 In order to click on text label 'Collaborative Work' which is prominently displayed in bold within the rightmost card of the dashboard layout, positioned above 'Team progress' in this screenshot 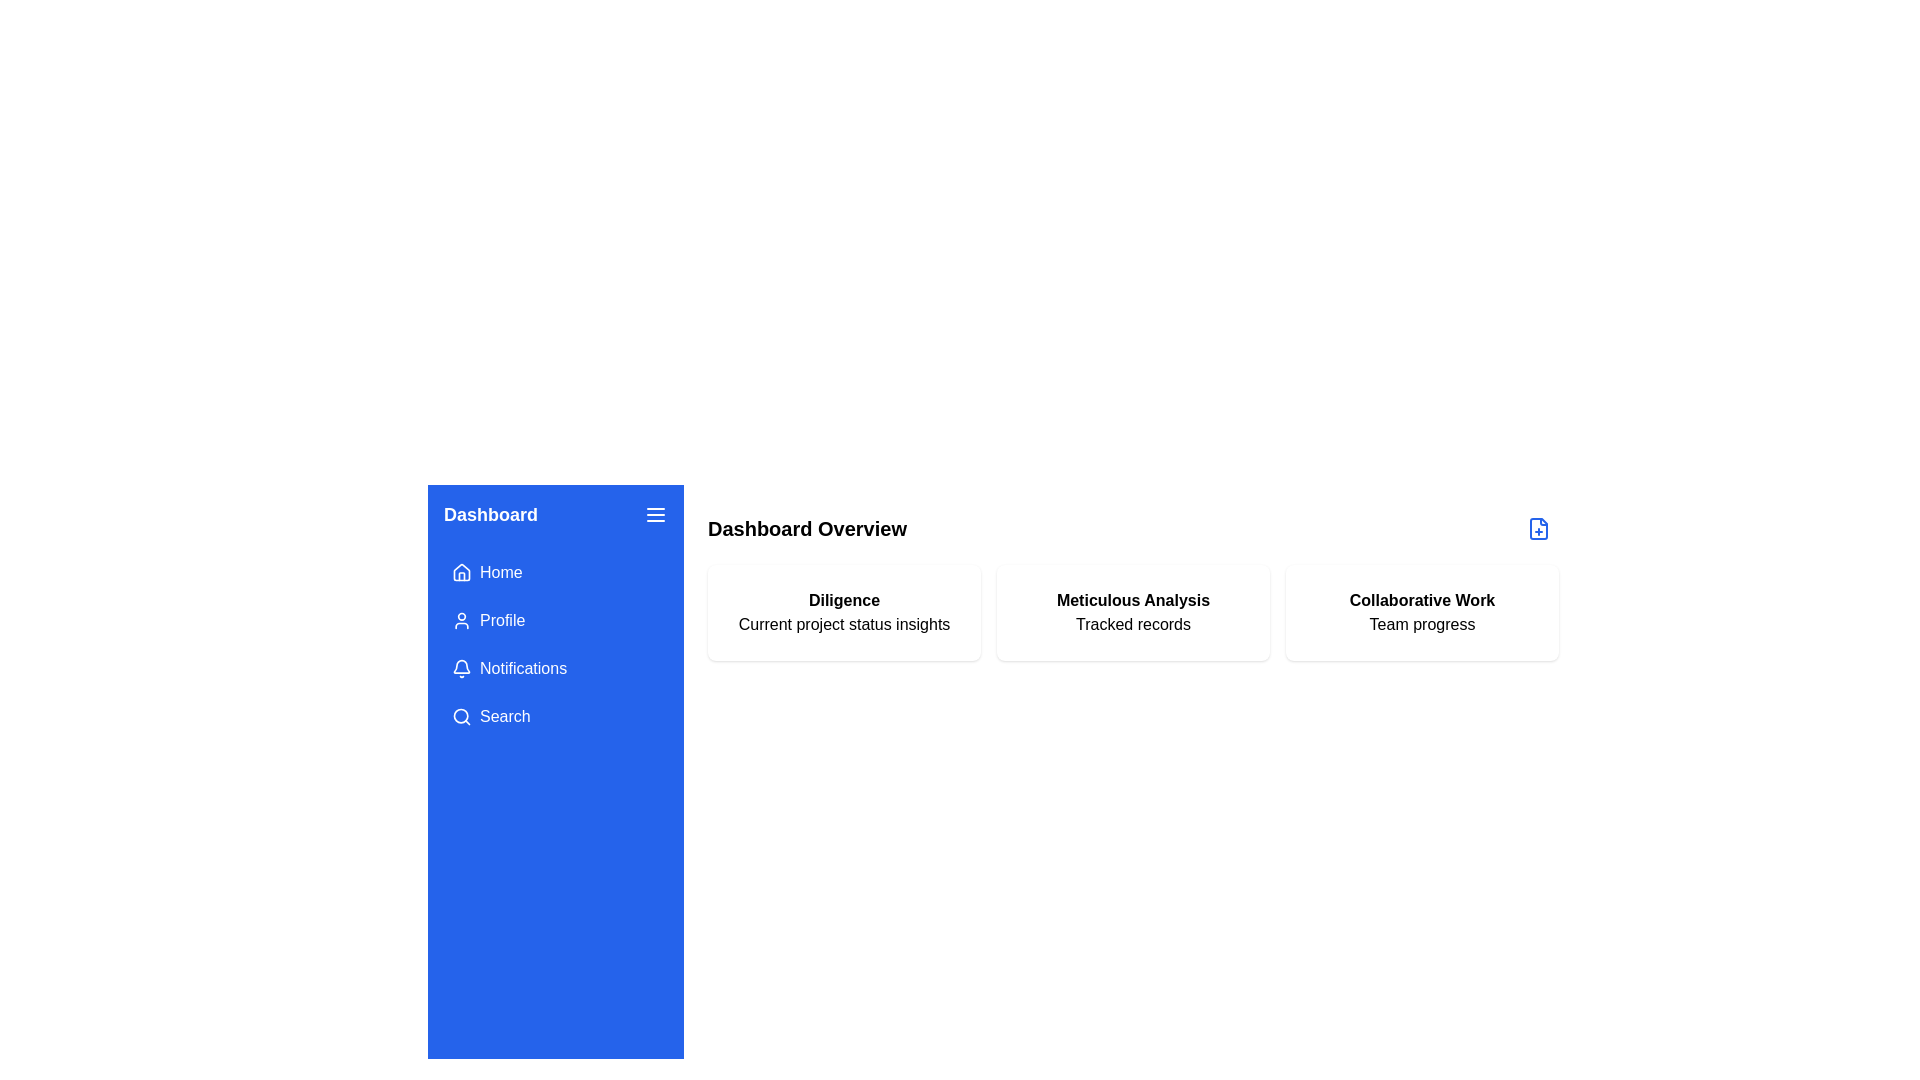, I will do `click(1421, 600)`.